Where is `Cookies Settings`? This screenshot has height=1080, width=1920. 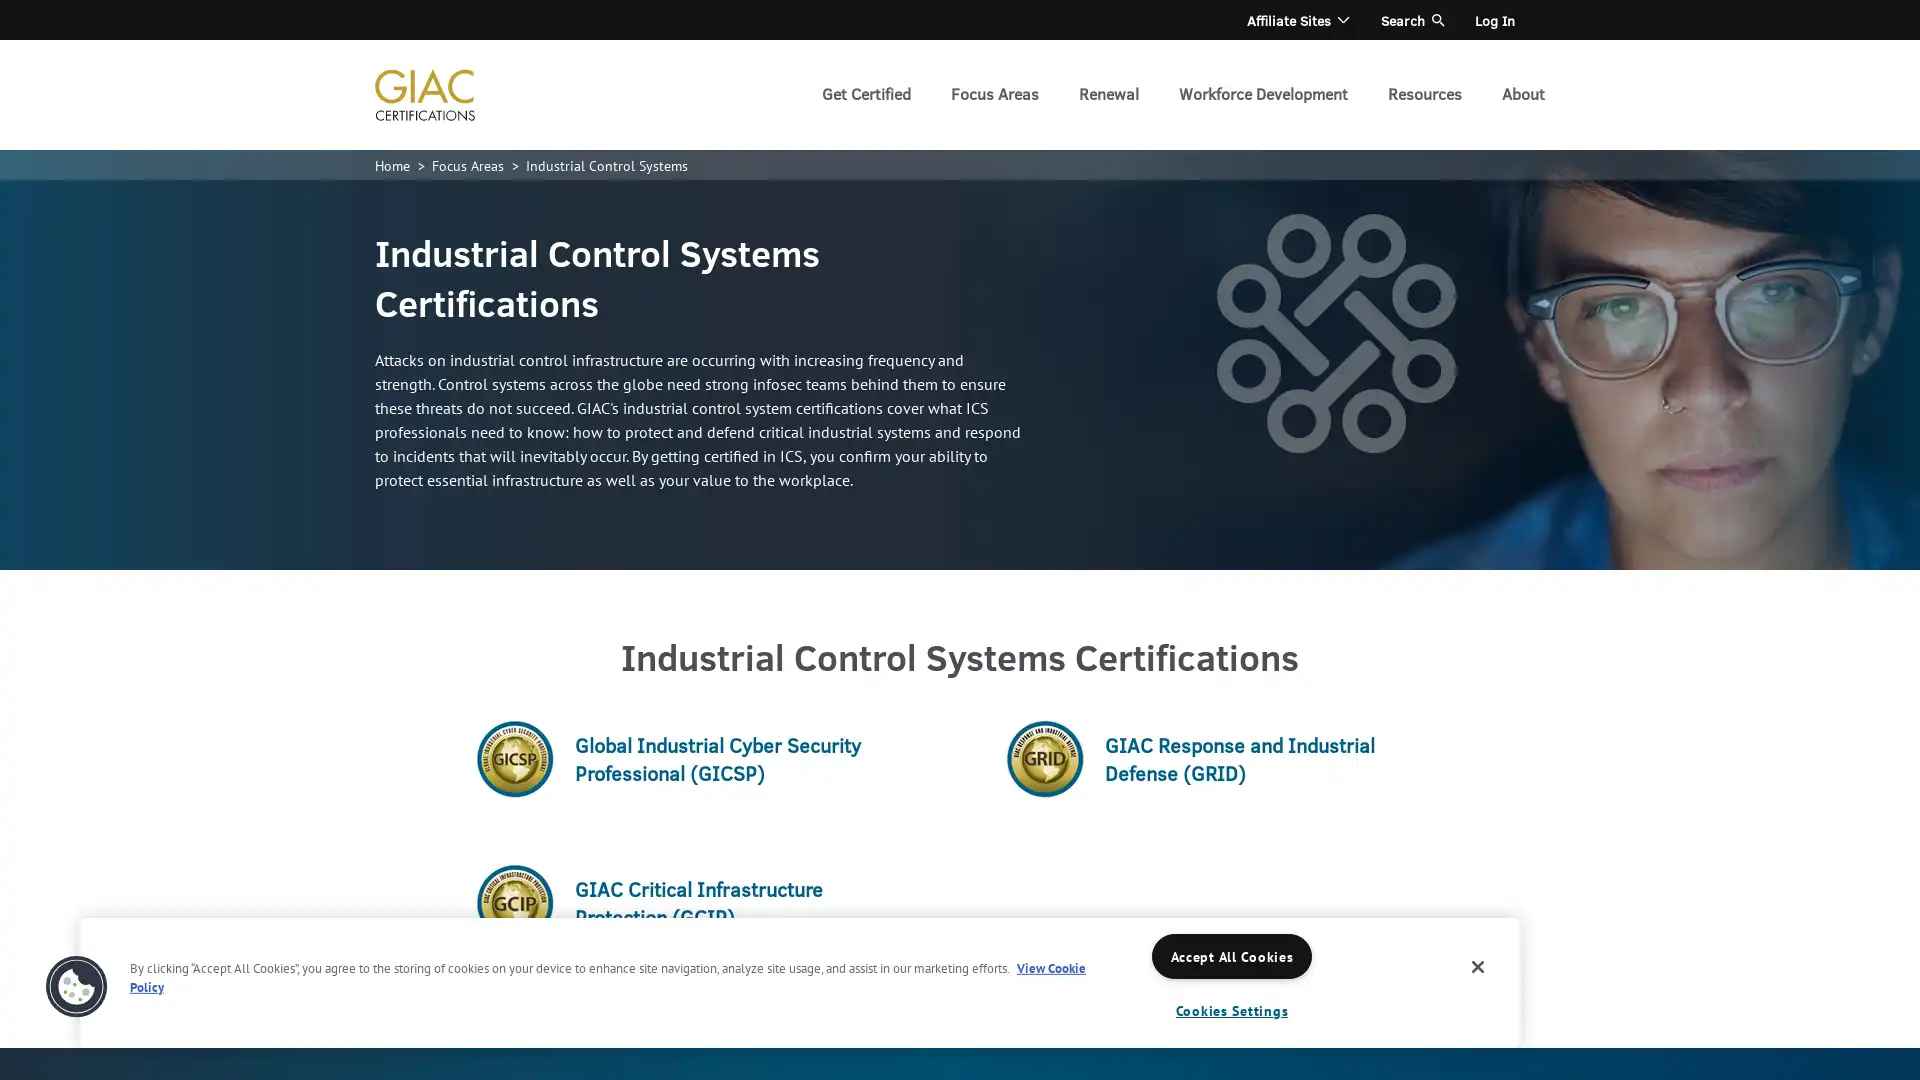
Cookies Settings is located at coordinates (1231, 1010).